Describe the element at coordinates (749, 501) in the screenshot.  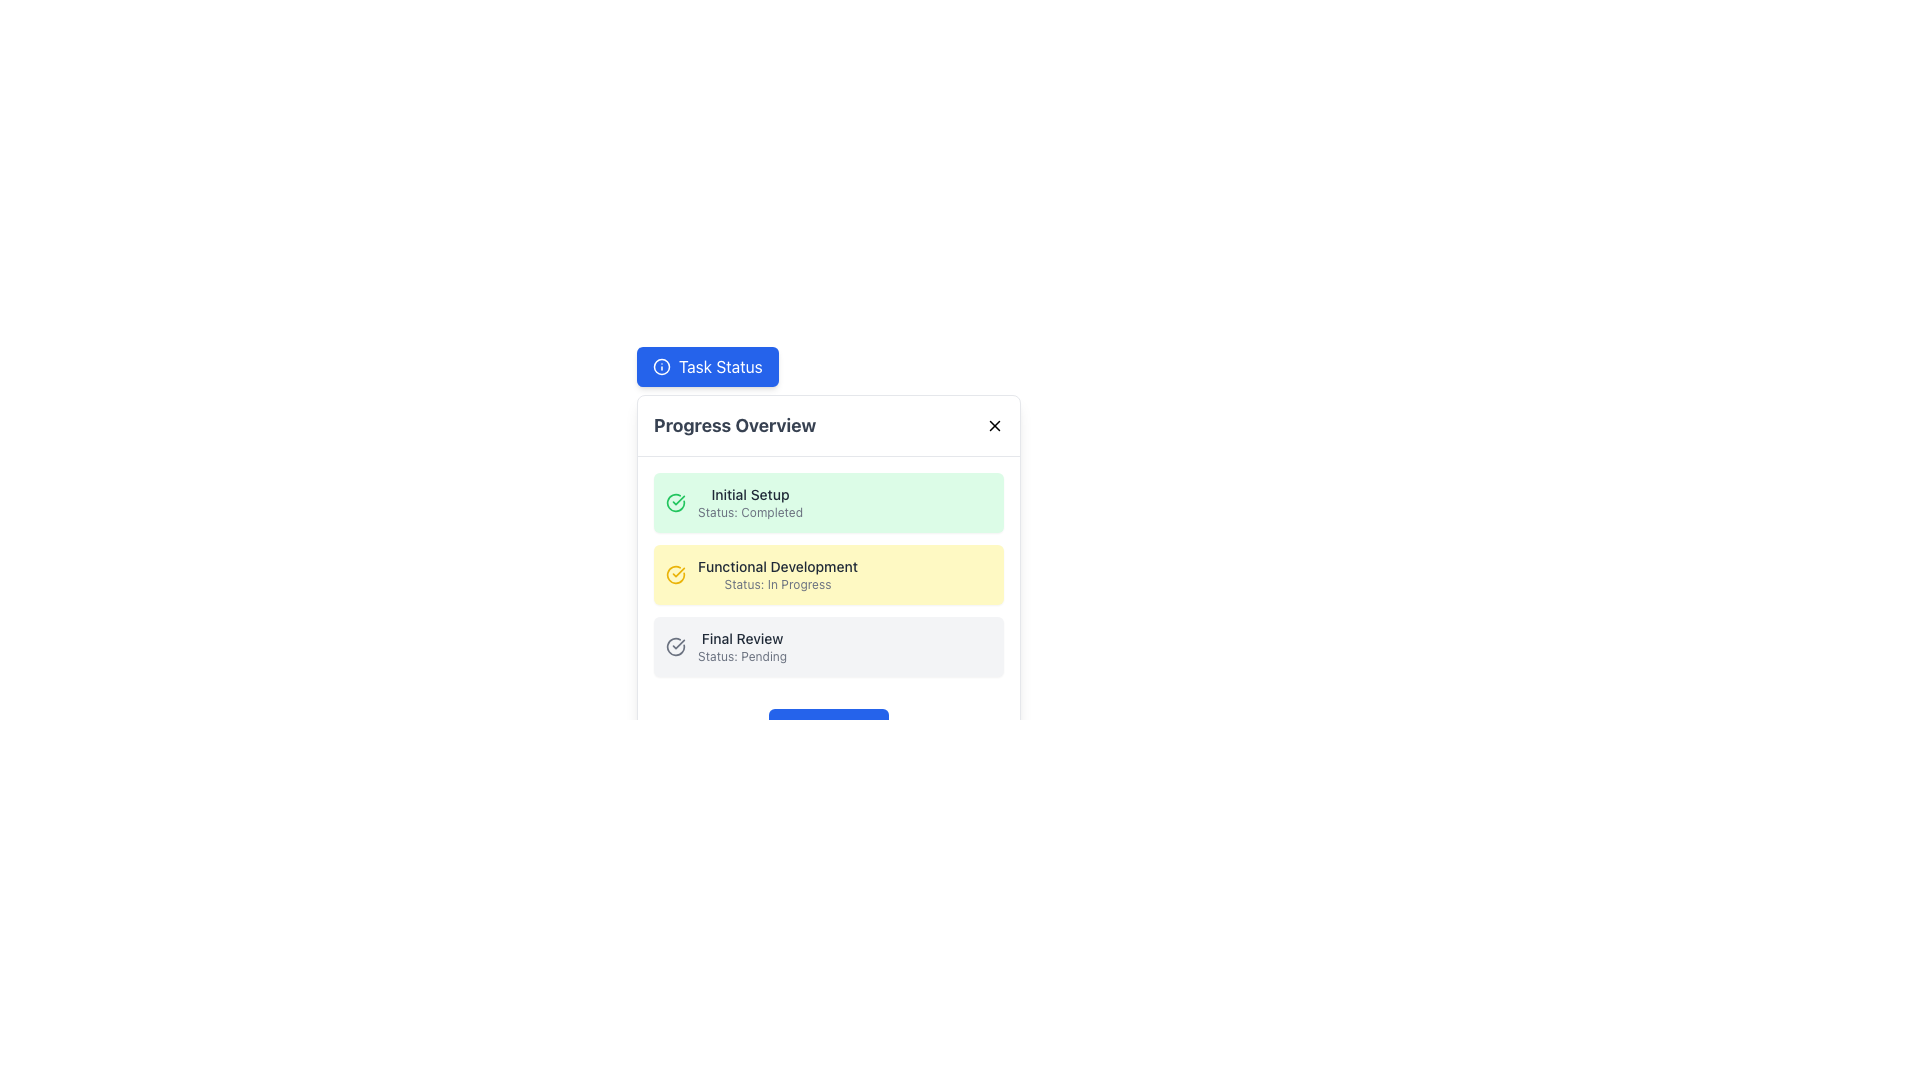
I see `text label displaying 'Initial Setup' with the subtext 'Status: Completed' on a green-highlighted background, located in the first section of a list-style arrangement, positioned to the right of a green checkmark icon` at that location.